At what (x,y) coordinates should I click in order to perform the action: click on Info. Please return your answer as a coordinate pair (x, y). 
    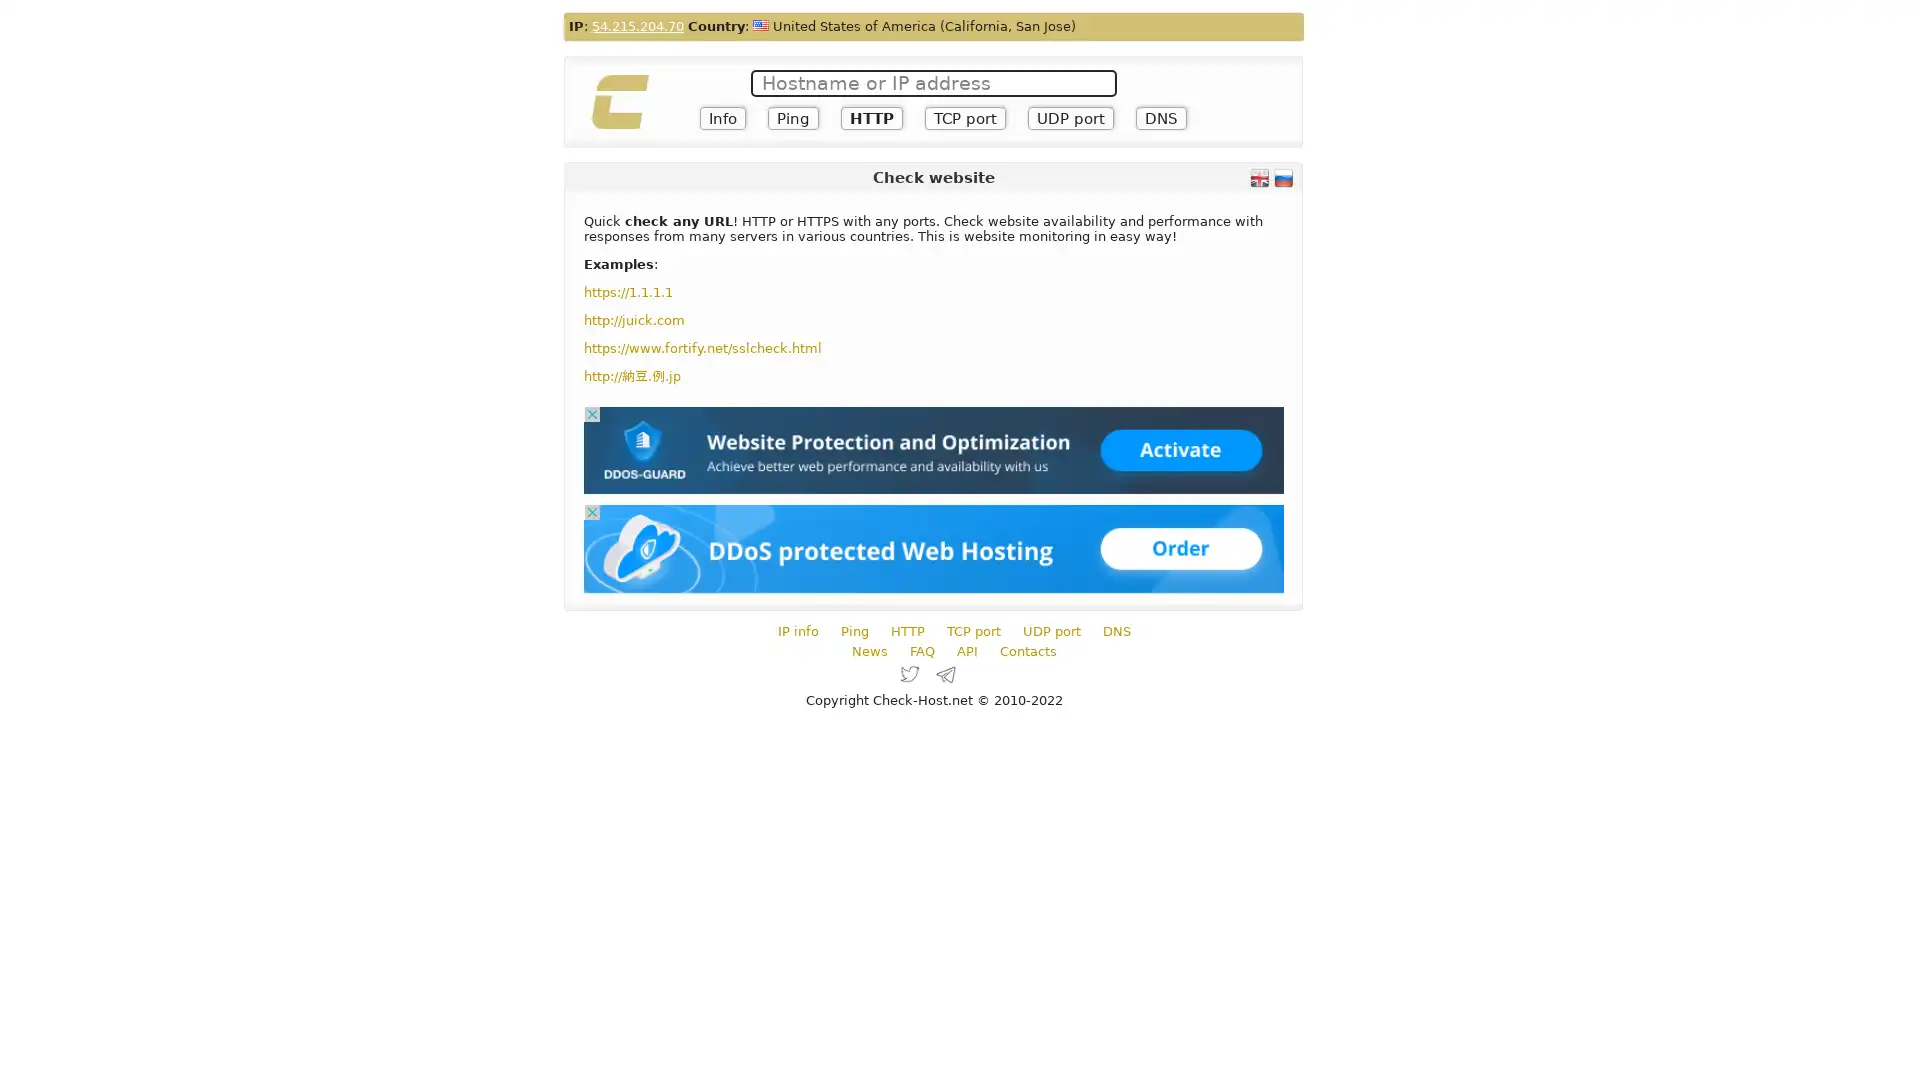
    Looking at the image, I should click on (720, 118).